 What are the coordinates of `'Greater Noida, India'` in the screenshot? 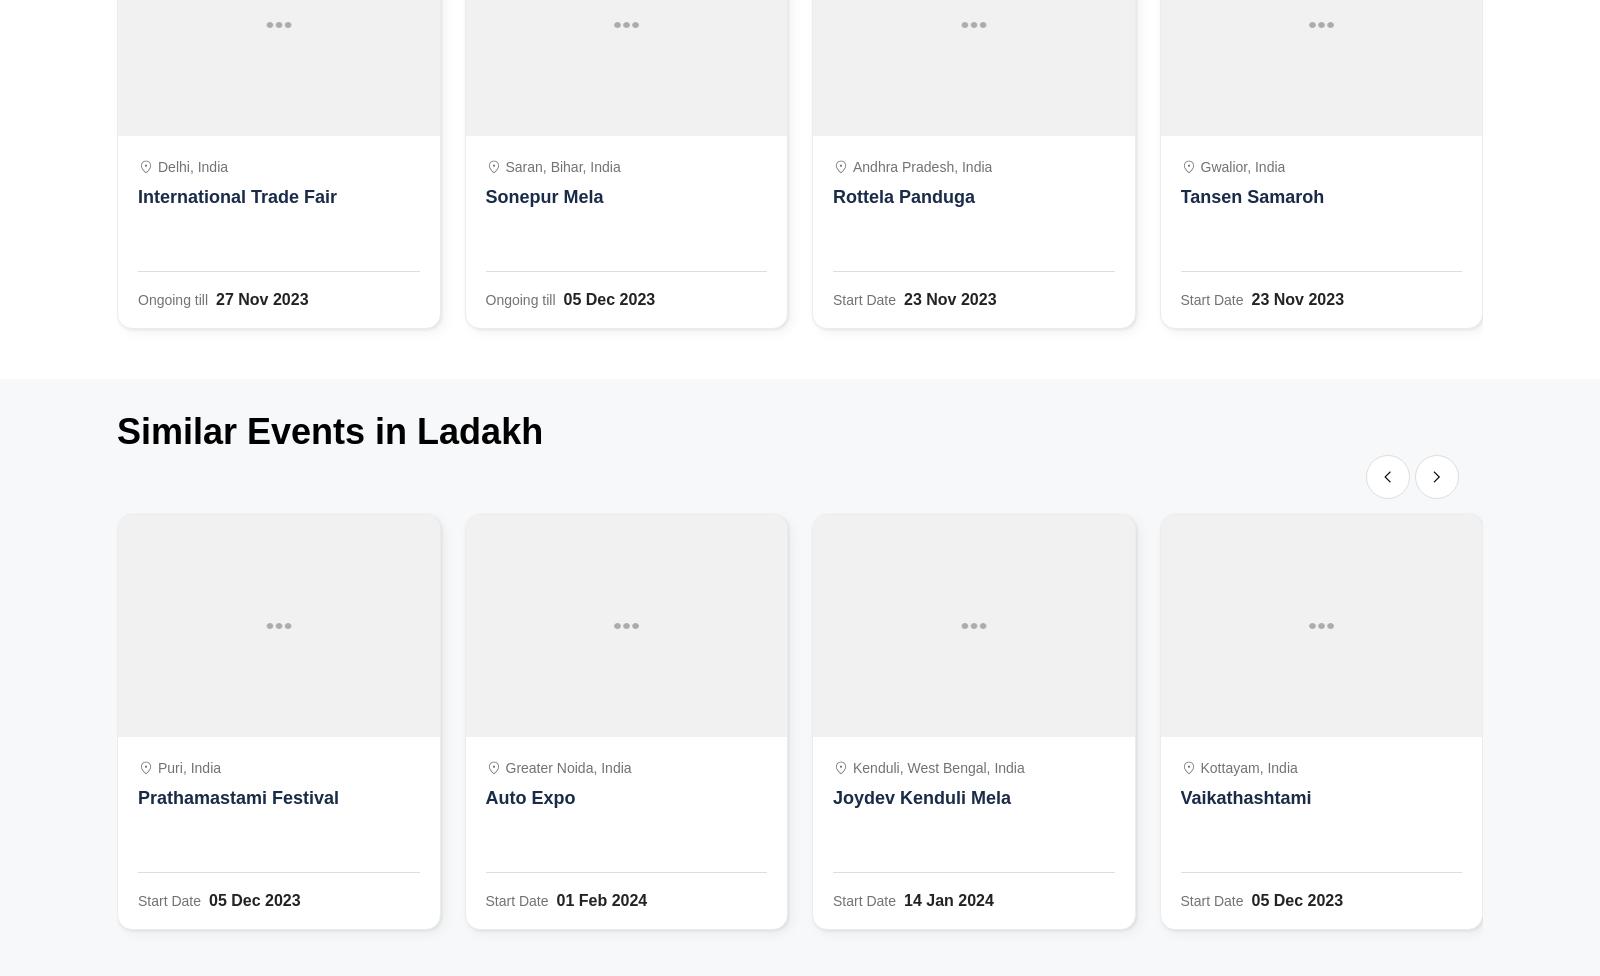 It's located at (503, 768).